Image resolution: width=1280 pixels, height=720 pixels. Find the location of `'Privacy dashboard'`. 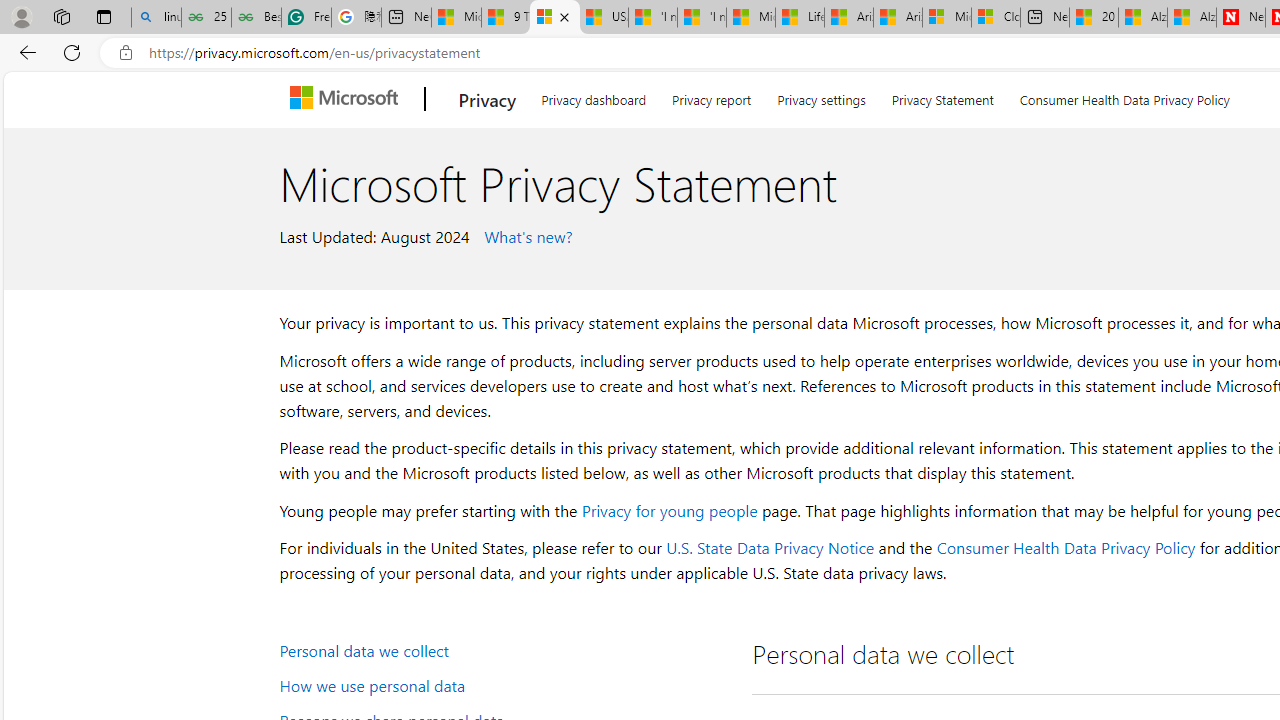

'Privacy dashboard' is located at coordinates (592, 96).